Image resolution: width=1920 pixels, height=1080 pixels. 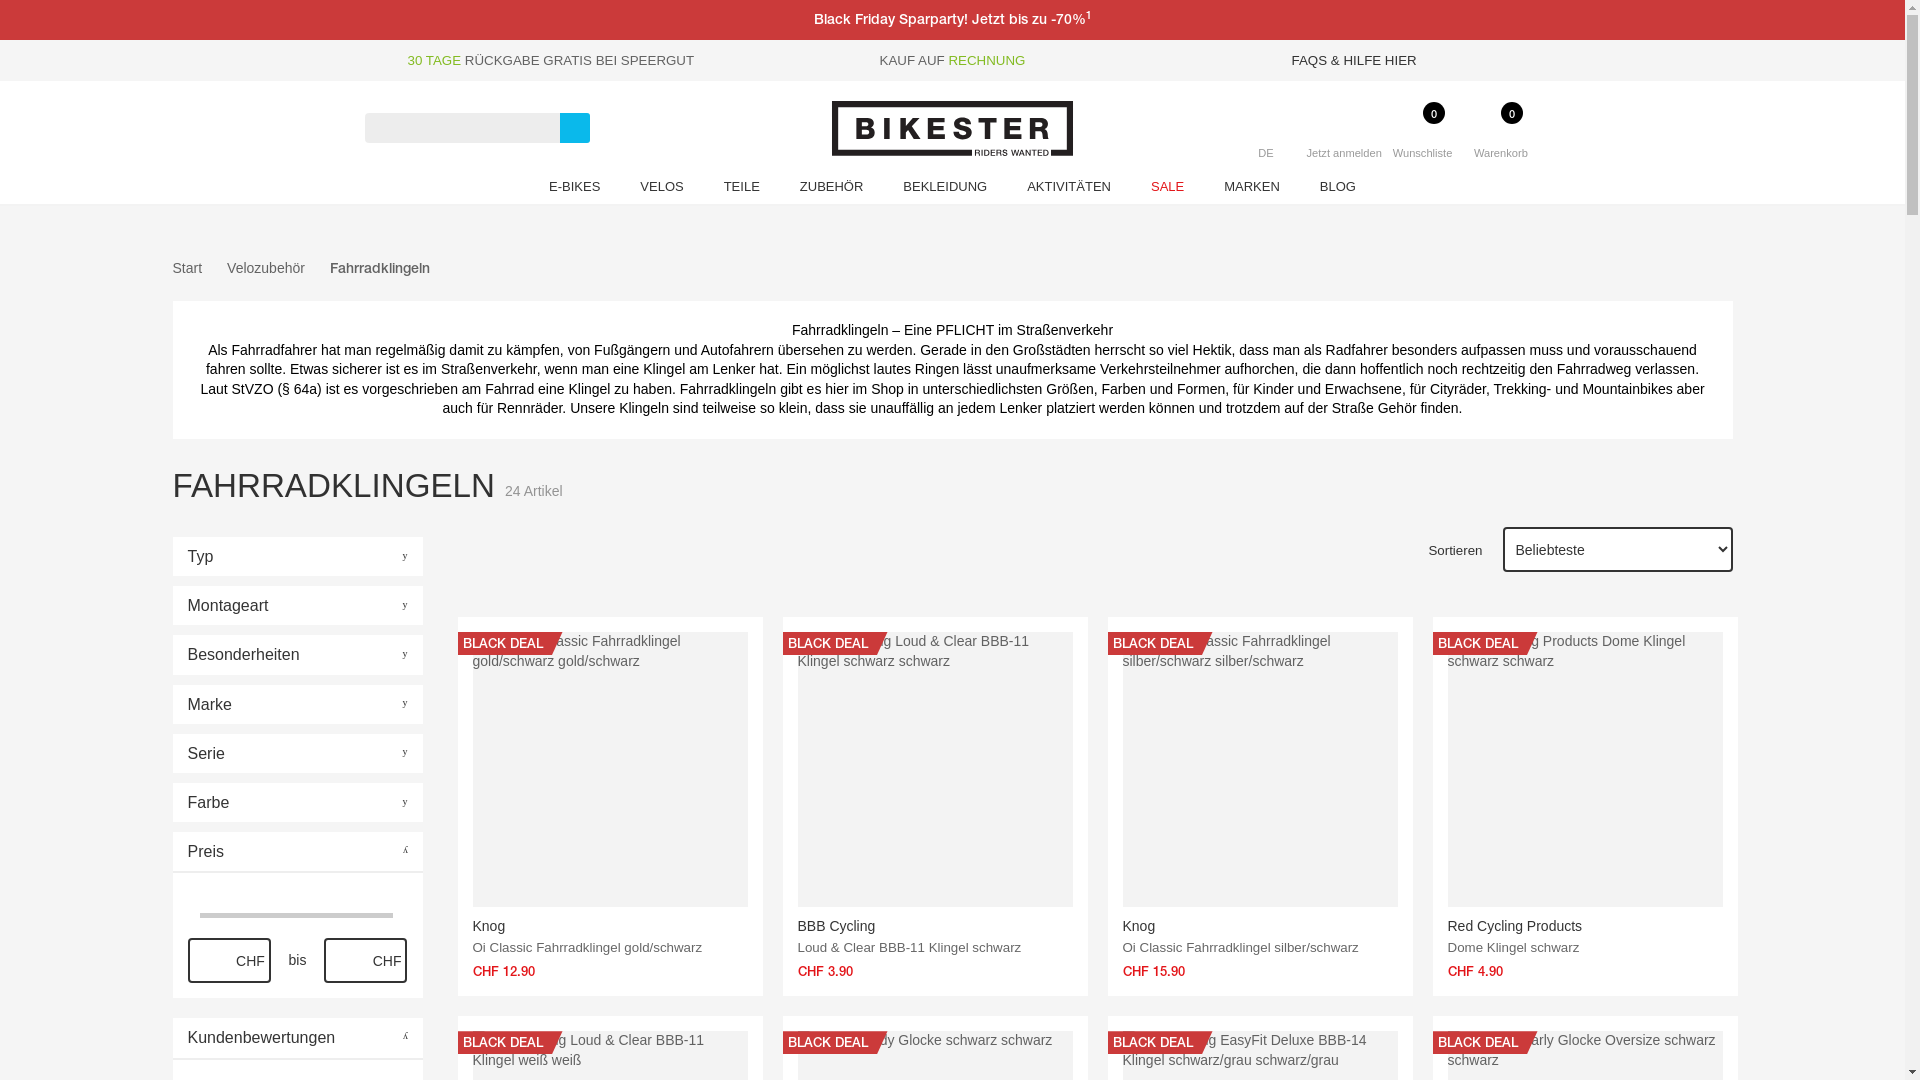 What do you see at coordinates (1462, 146) in the screenshot?
I see `'0` at bounding box center [1462, 146].